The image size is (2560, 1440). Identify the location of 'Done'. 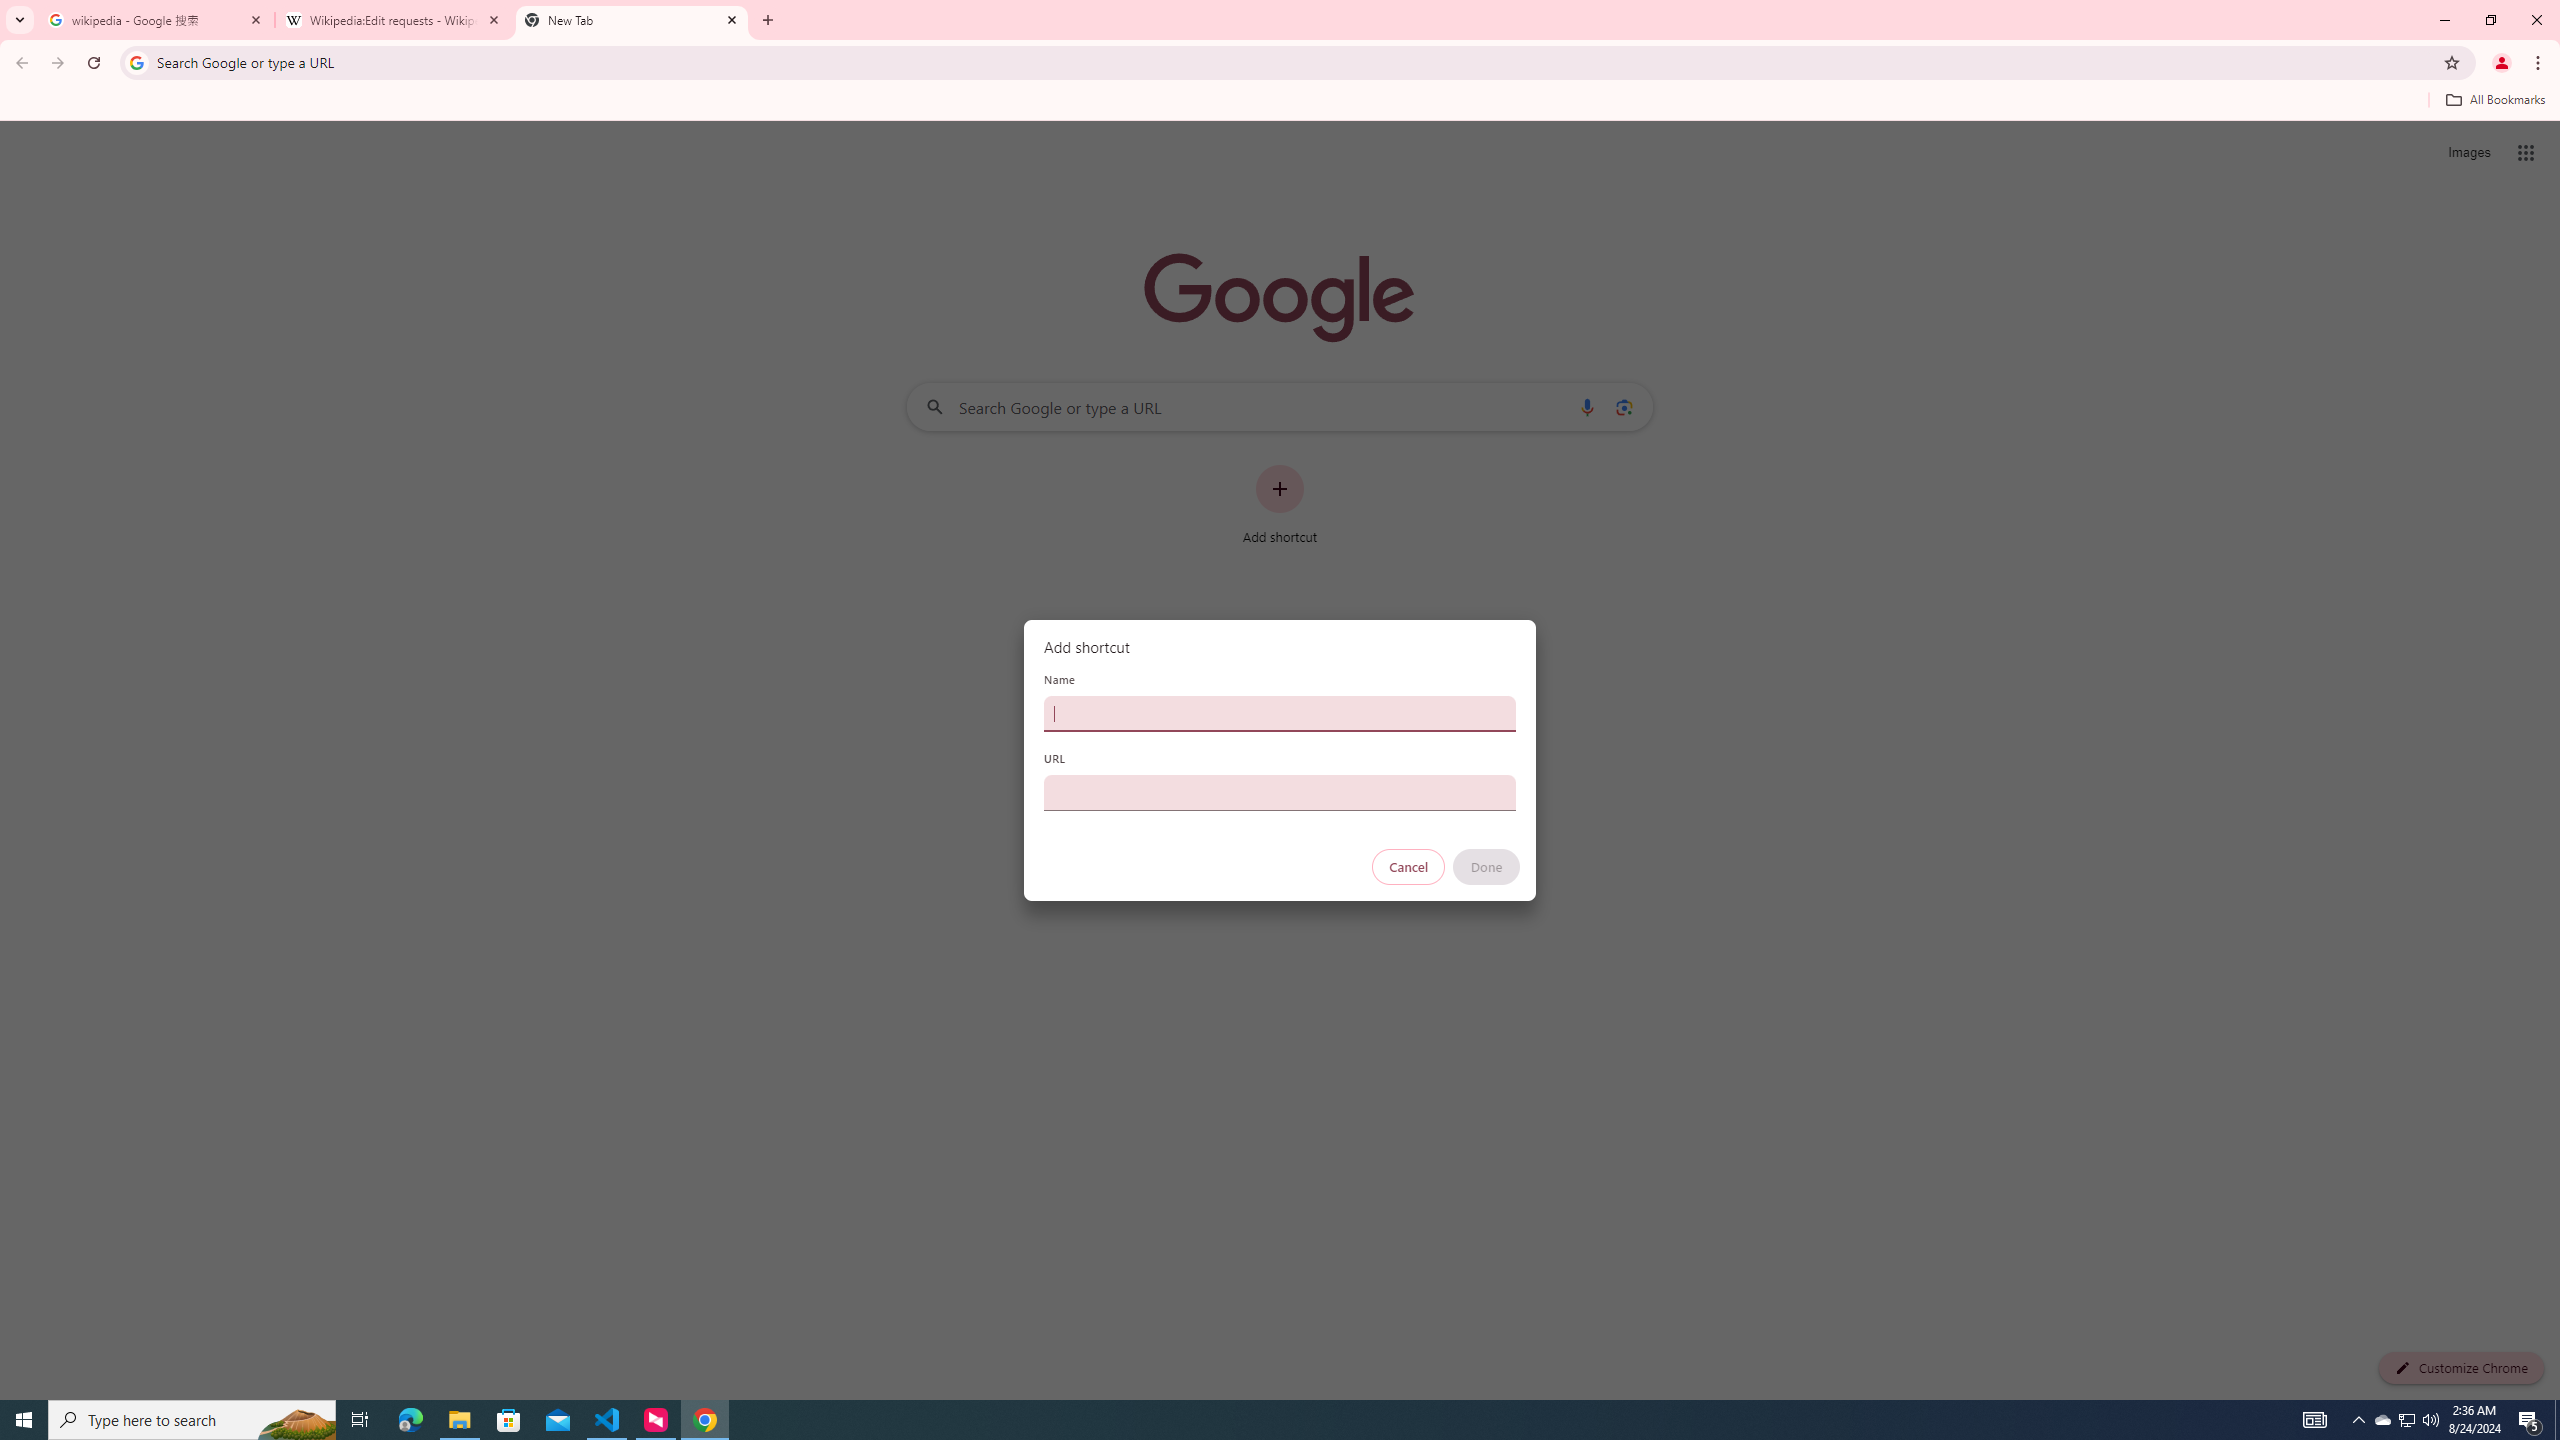
(1487, 866).